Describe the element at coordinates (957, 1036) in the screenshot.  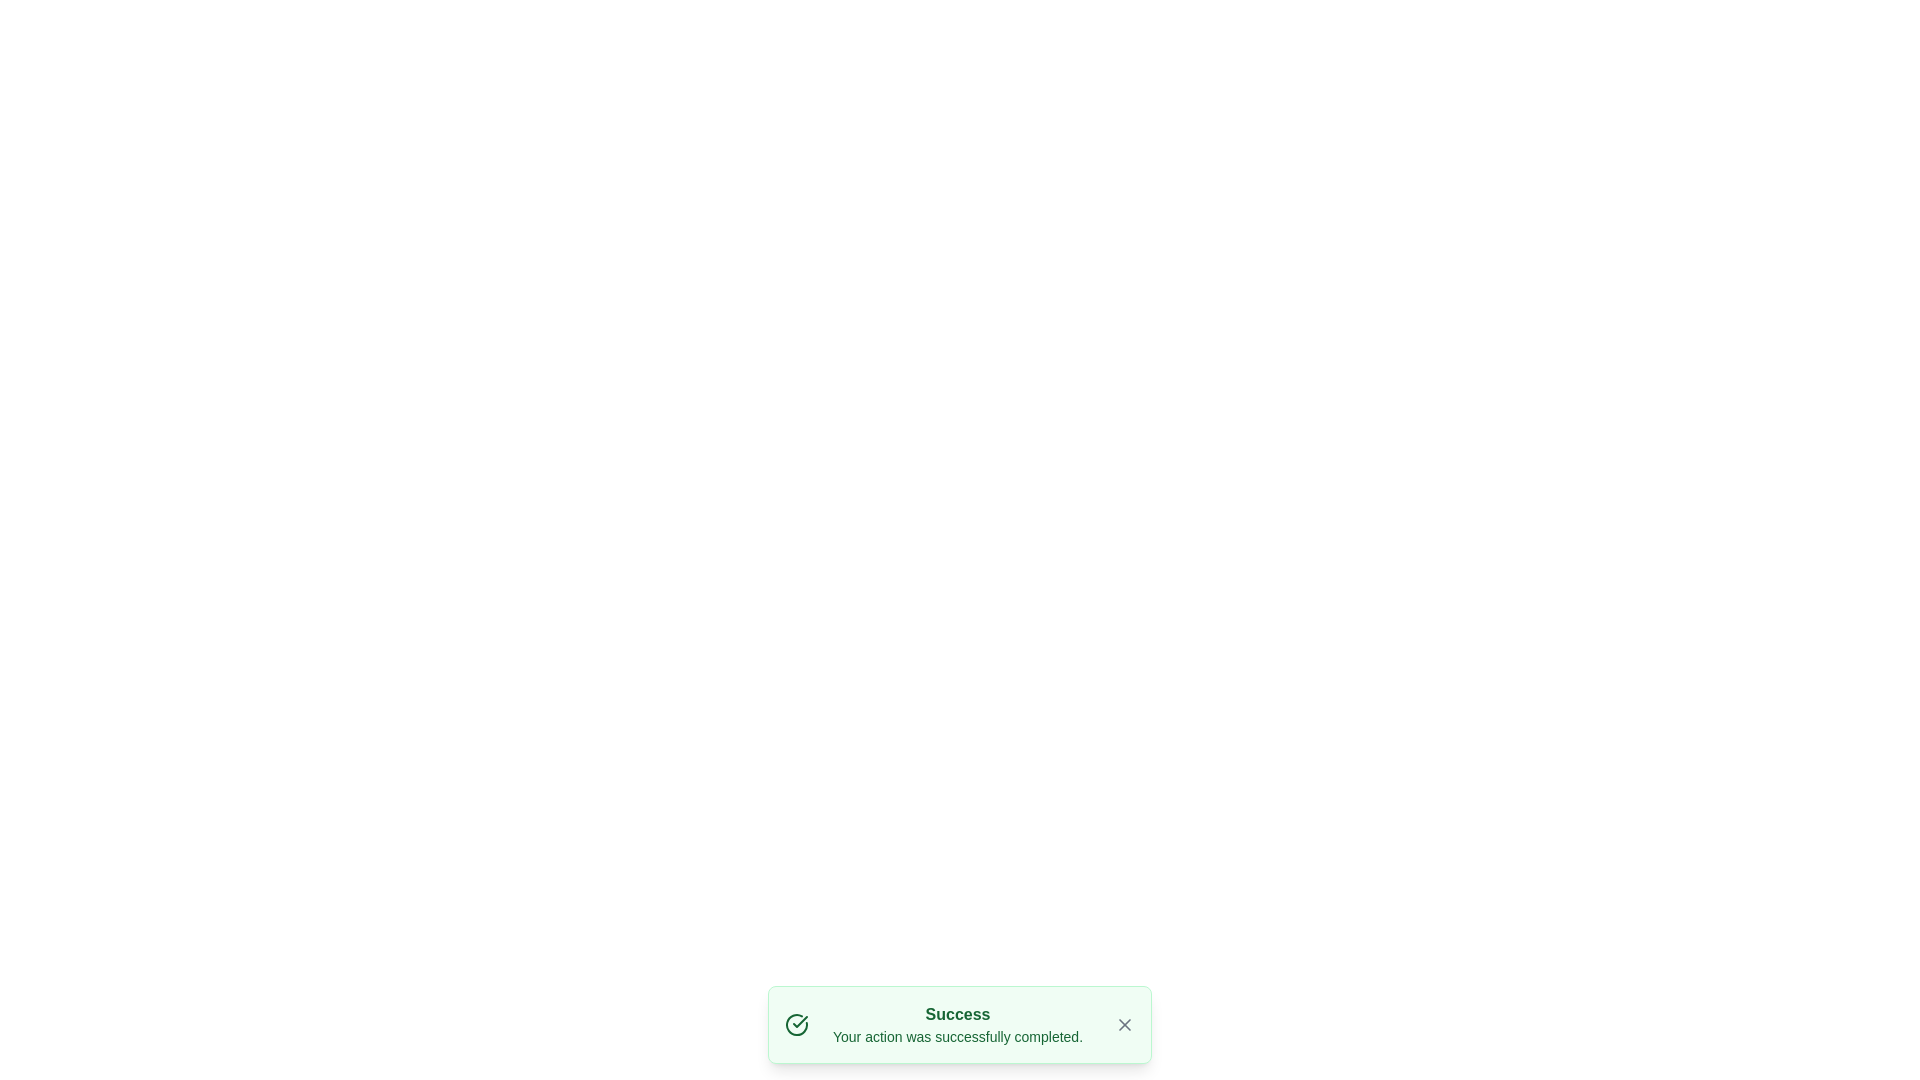
I see `the success message text label that states 'Your action was successfully completed.'` at that location.